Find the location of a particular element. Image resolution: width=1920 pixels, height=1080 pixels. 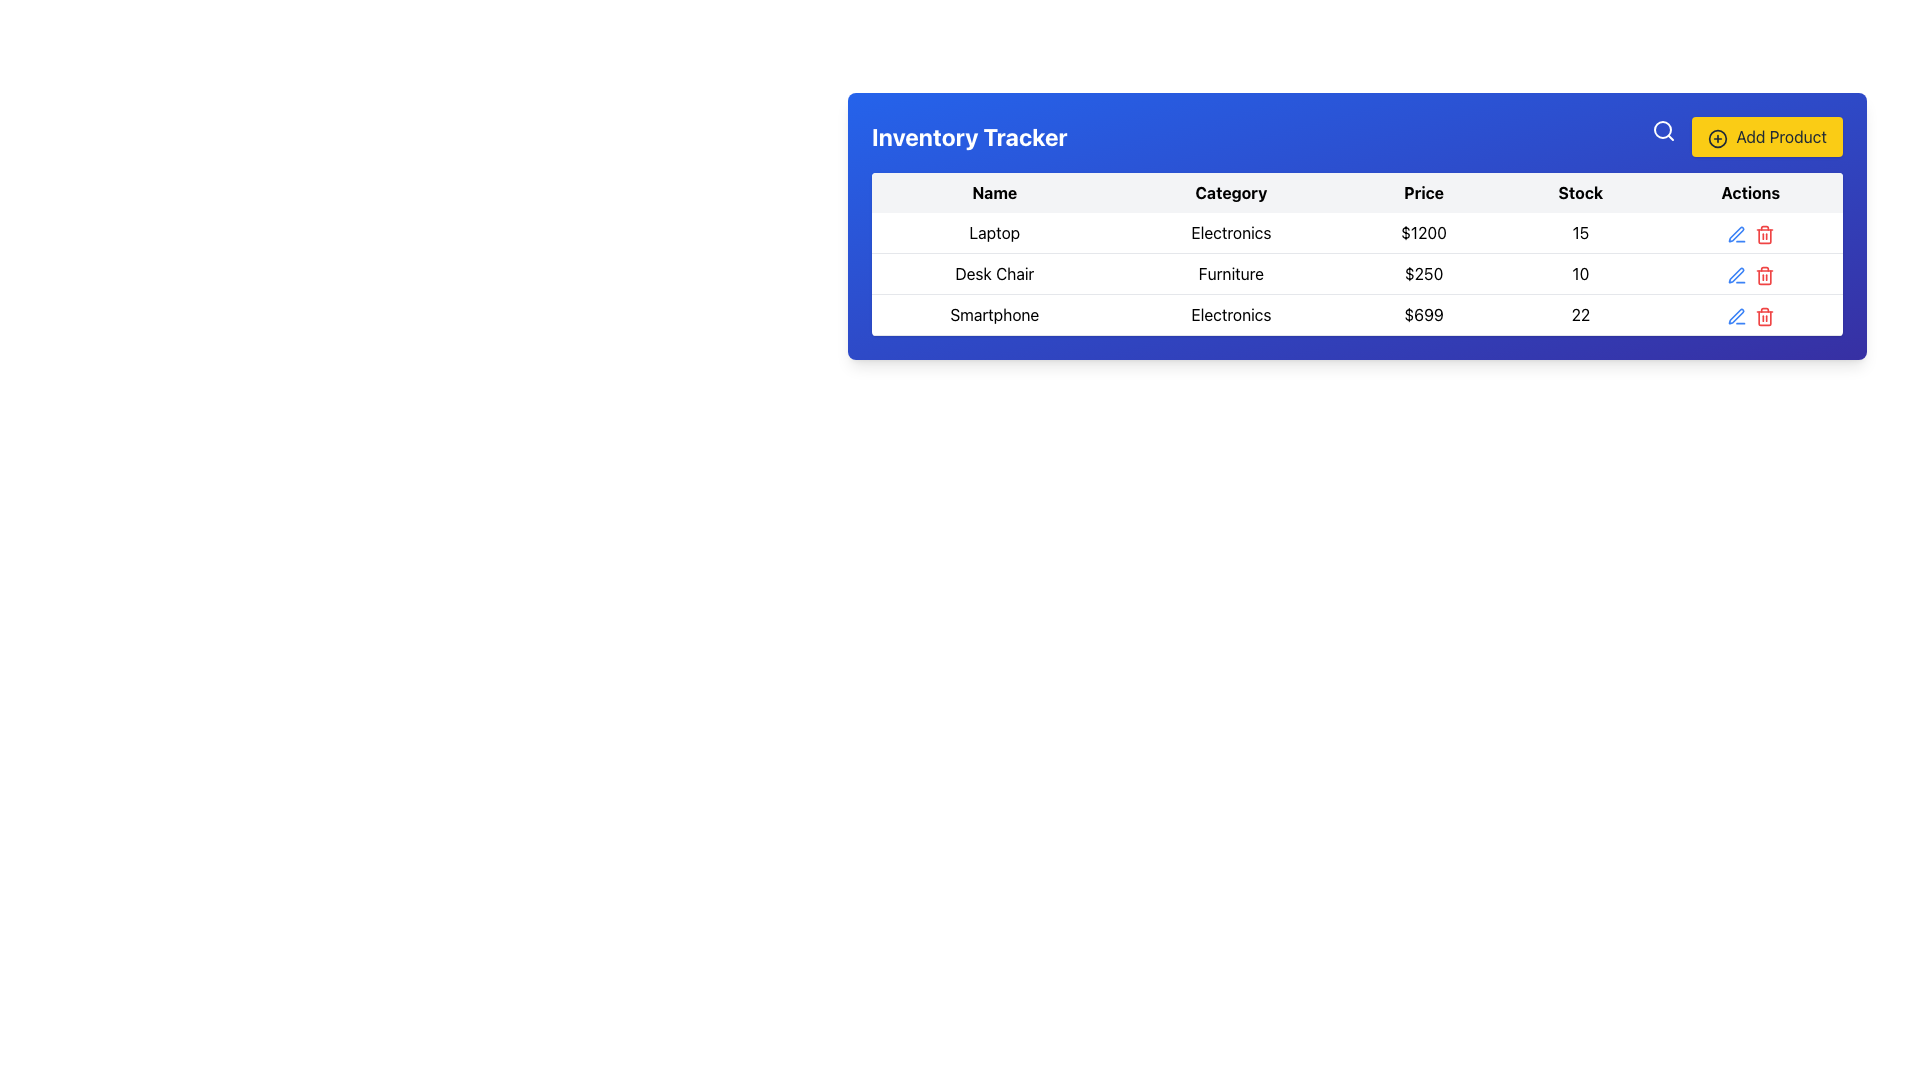

the price label displaying '$699' for the 'Smartphone' product in the Price column of the table is located at coordinates (1423, 315).